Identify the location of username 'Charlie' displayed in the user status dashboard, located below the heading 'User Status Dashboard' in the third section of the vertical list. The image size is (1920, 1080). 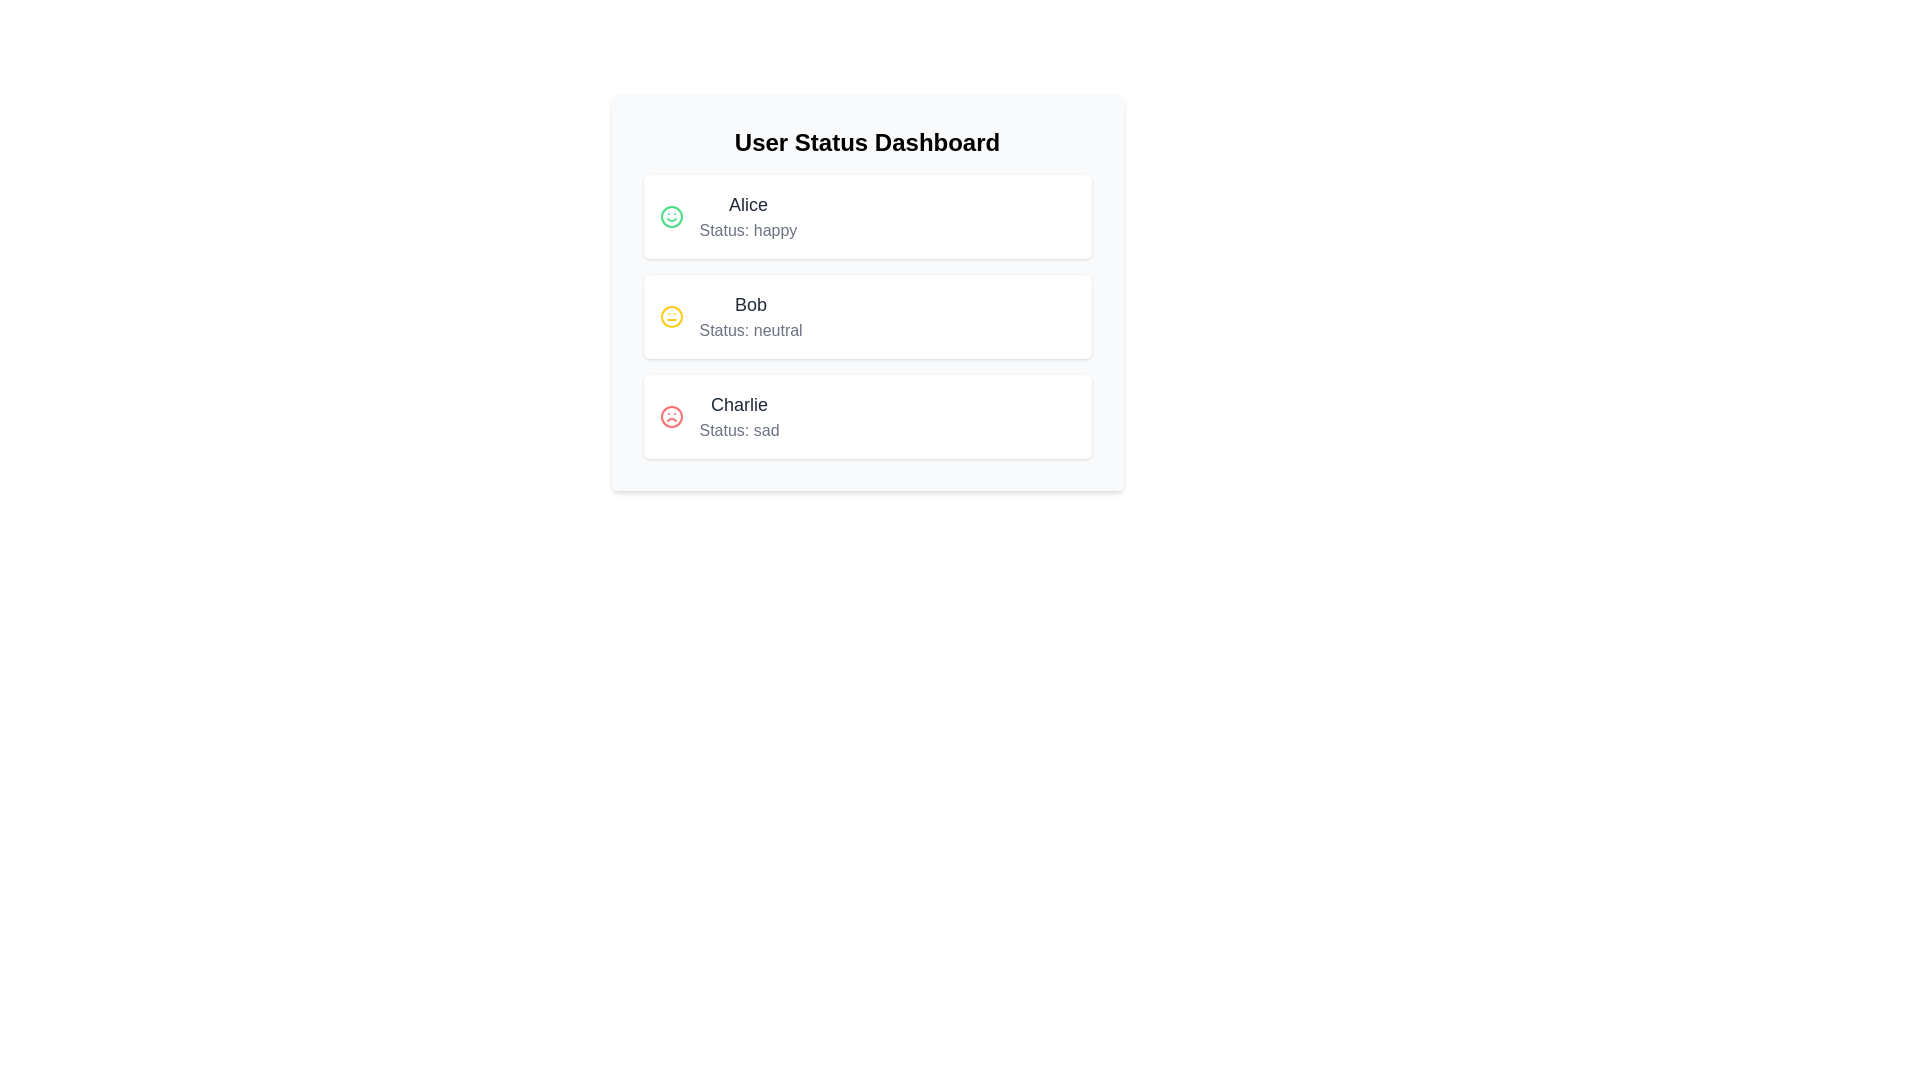
(738, 405).